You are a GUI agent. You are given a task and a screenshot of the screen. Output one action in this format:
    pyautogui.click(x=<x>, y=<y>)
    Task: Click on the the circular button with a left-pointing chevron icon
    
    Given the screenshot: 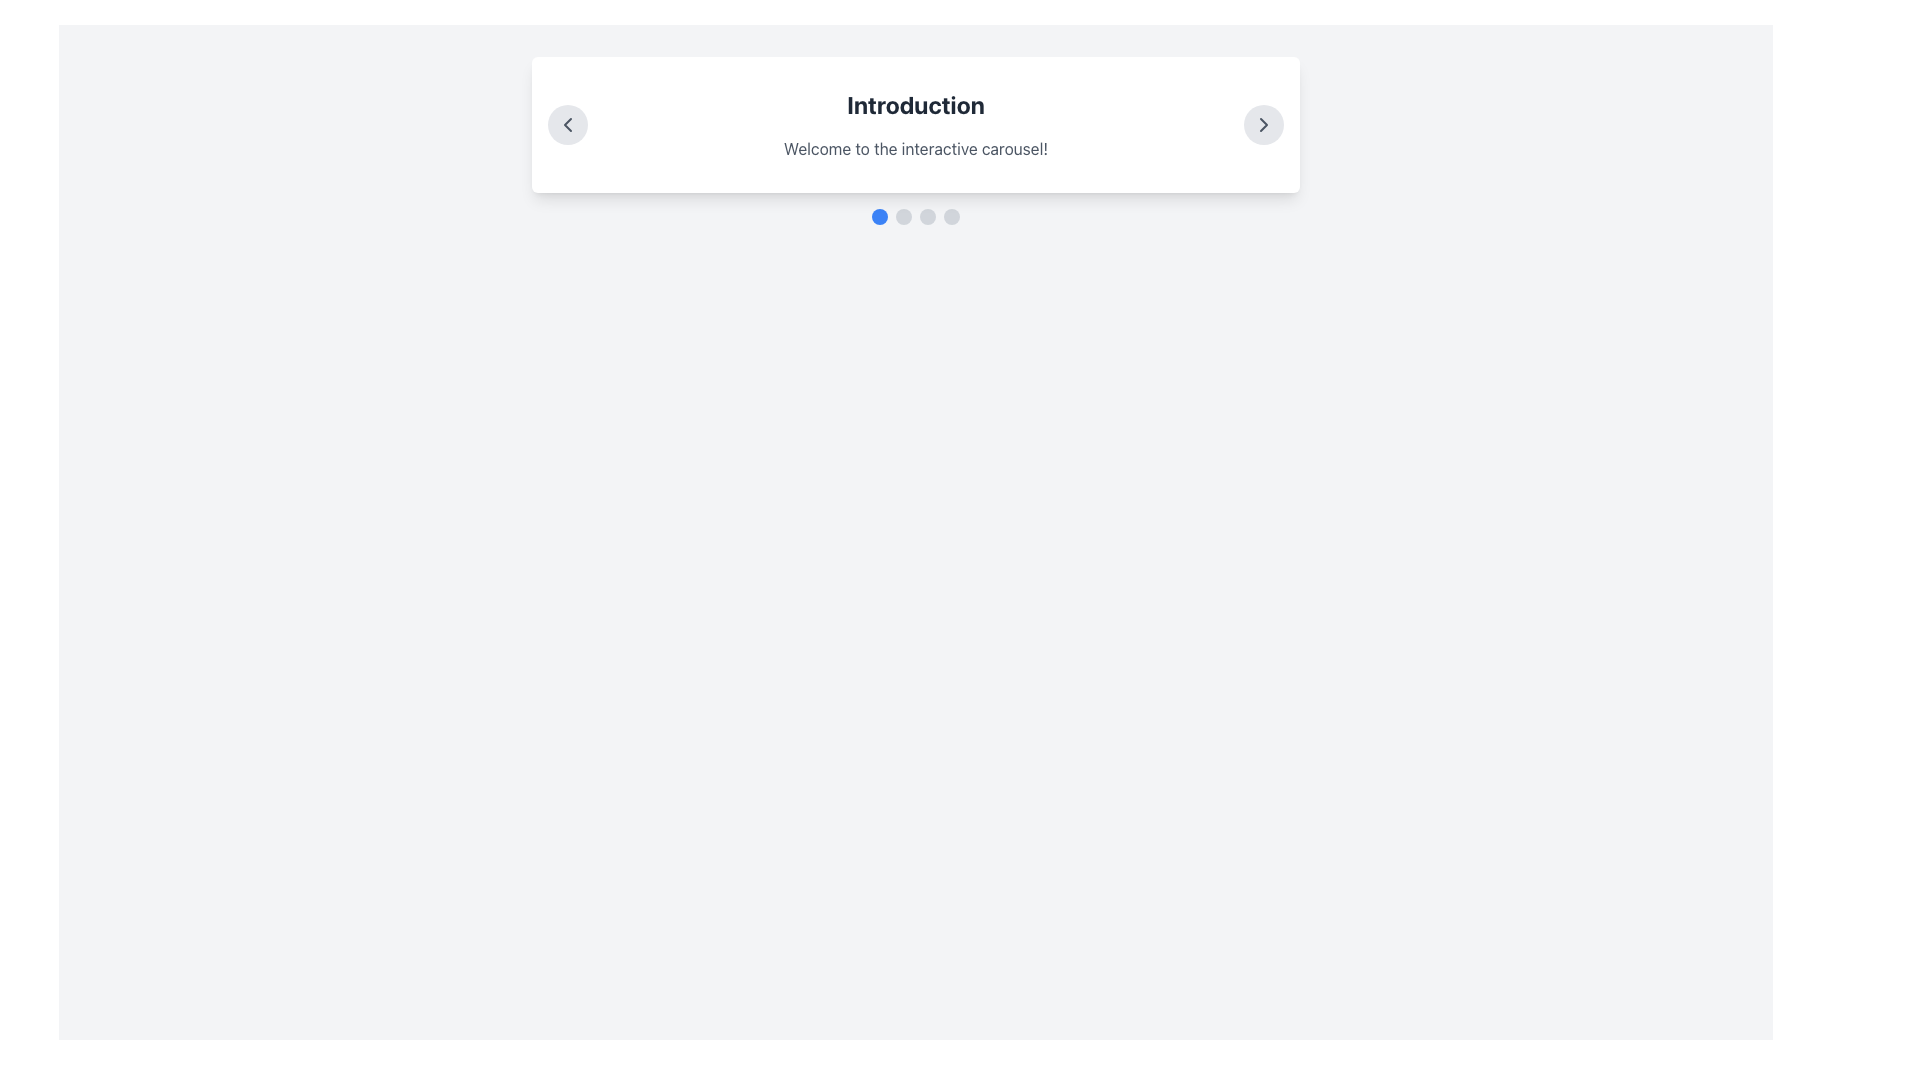 What is the action you would take?
    pyautogui.click(x=566, y=124)
    